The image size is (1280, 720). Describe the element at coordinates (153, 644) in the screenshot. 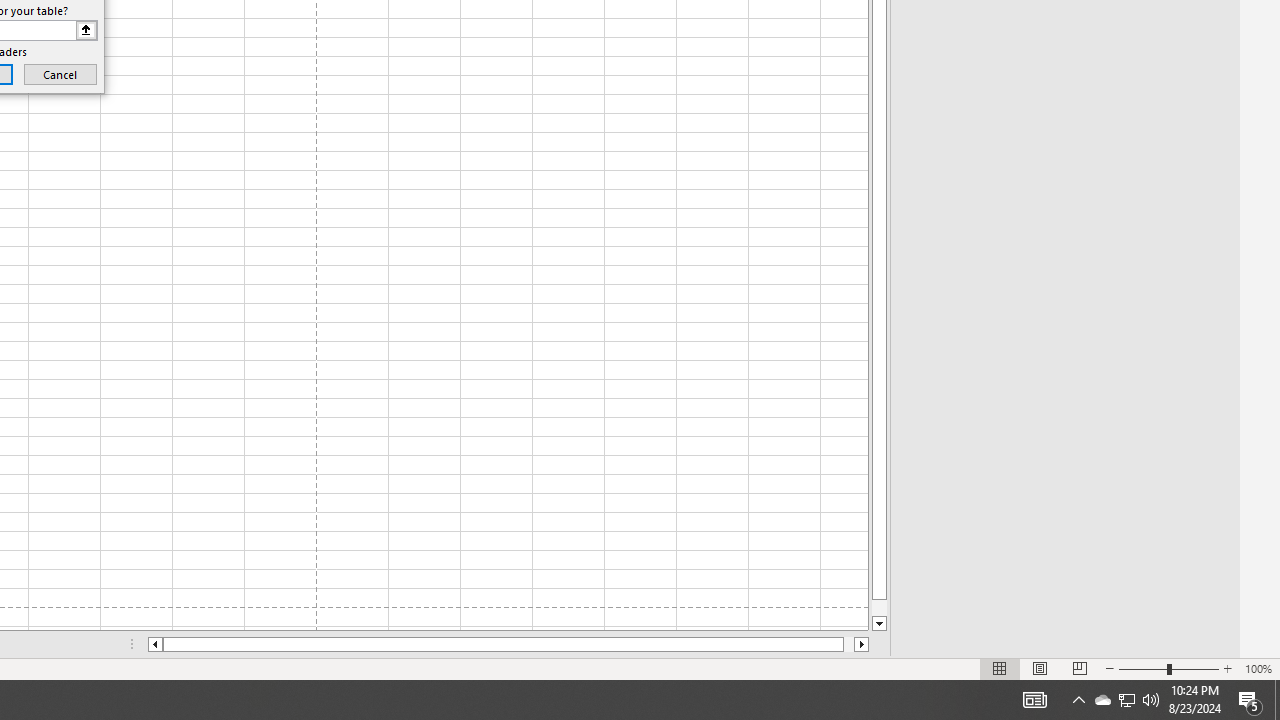

I see `'Column left'` at that location.